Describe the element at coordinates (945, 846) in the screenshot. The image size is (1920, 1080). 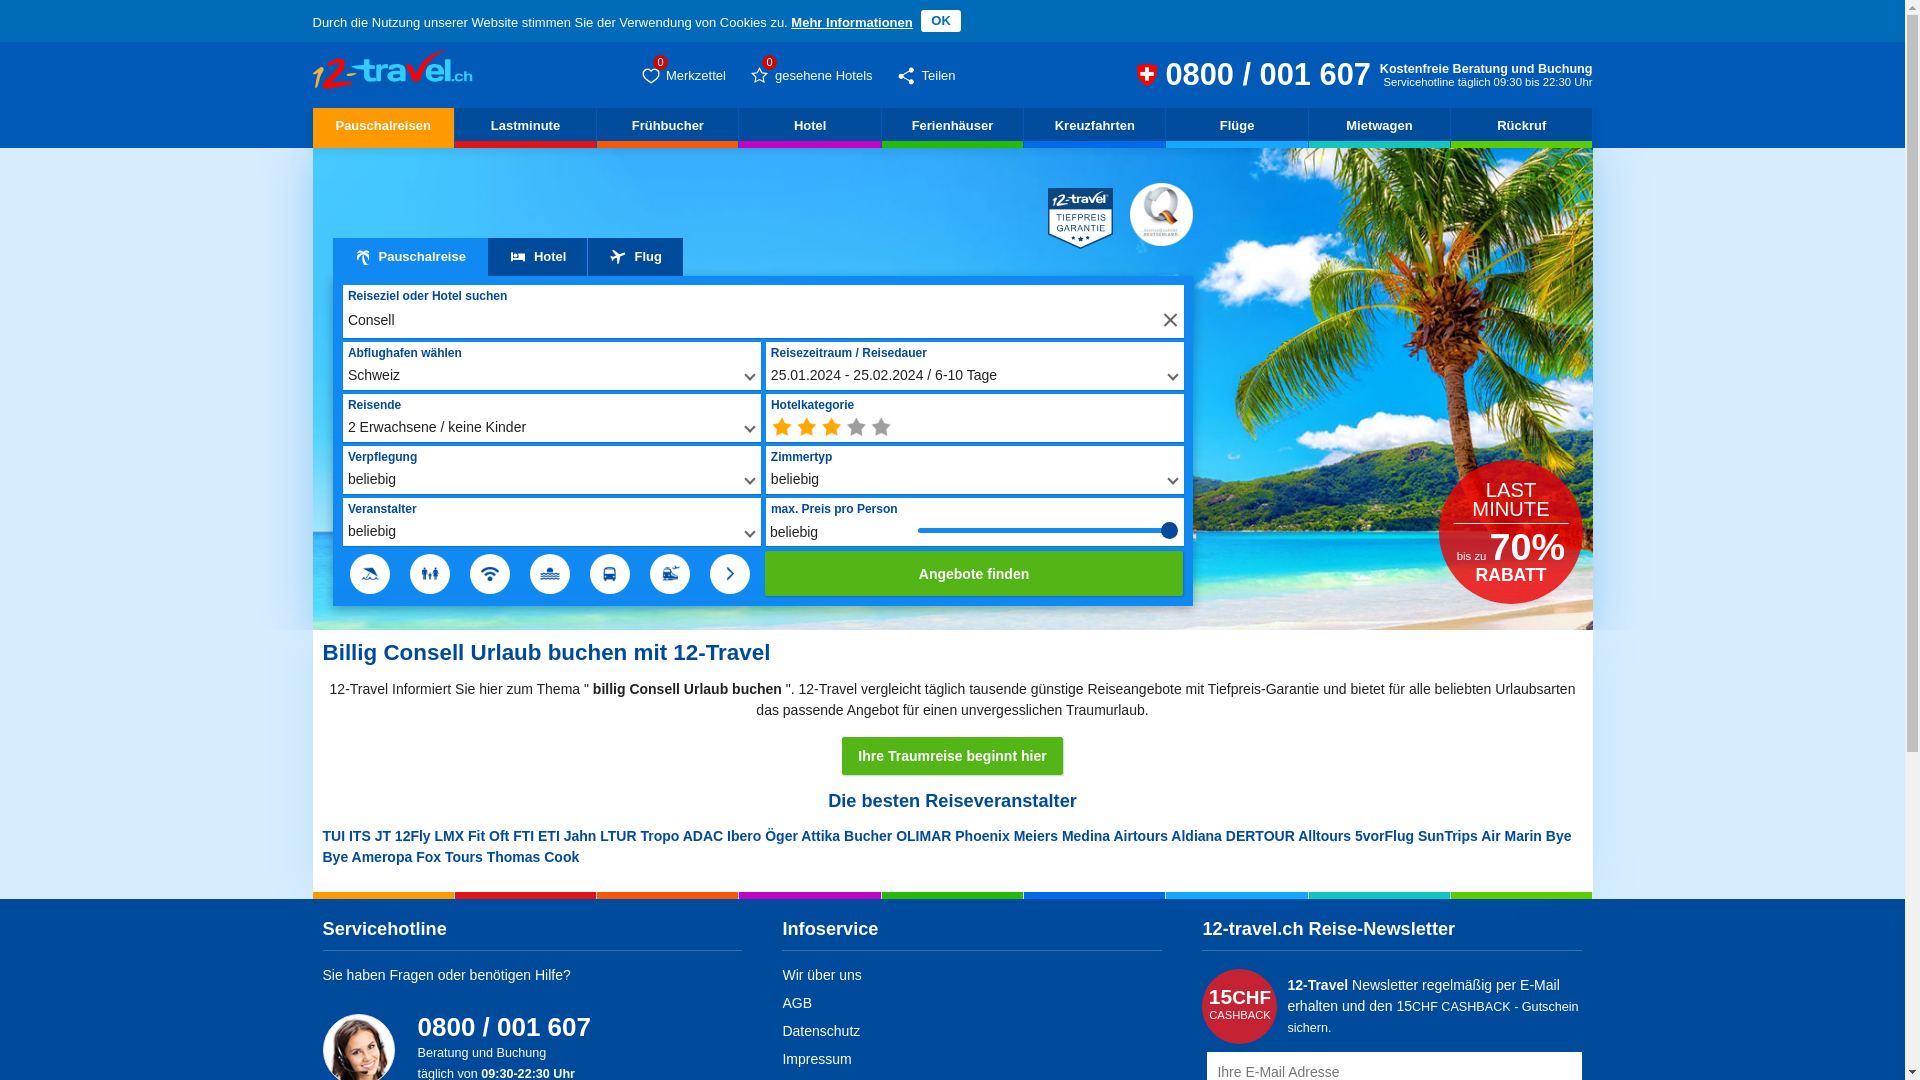
I see `'Bye Bye'` at that location.